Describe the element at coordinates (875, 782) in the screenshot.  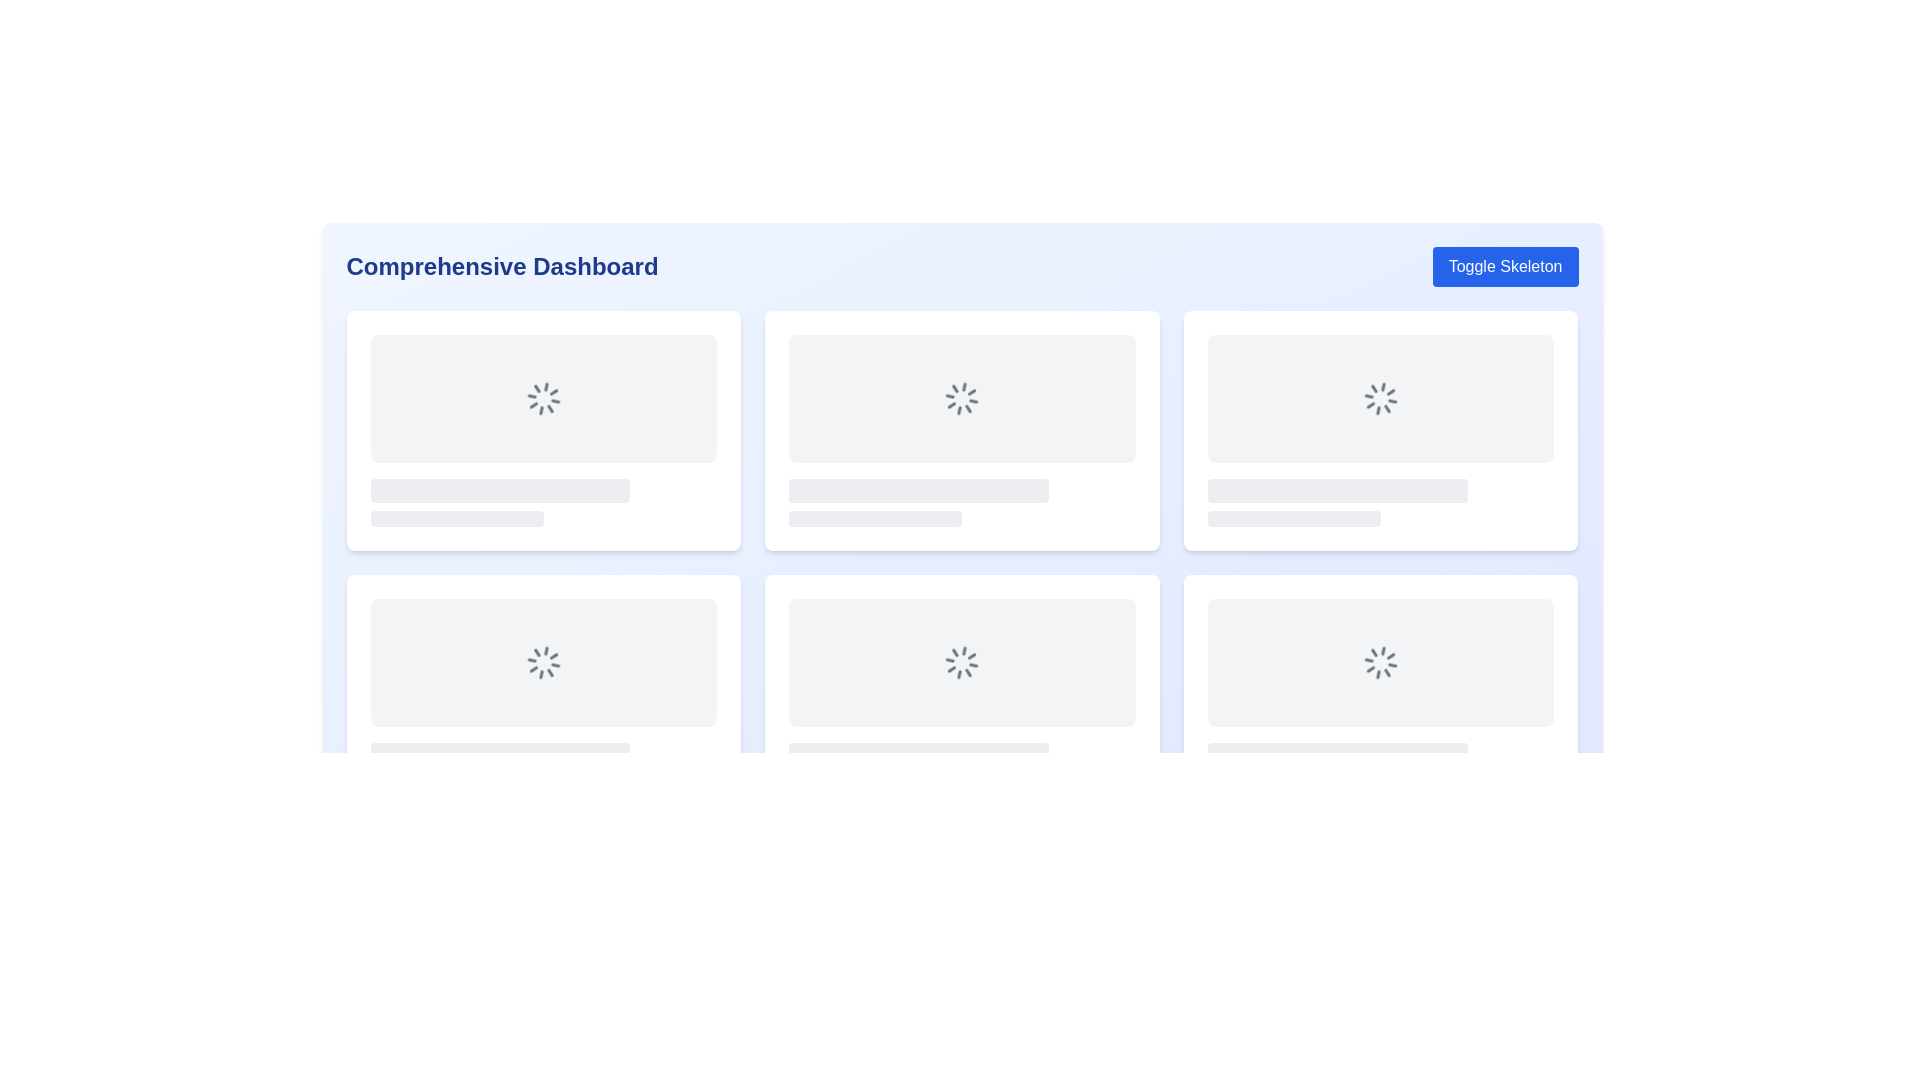
I see `the Loading Placeholder Bar, which is the second element in a vertical grouping of two placeholders located in the bottom-left card of the grid layout` at that location.